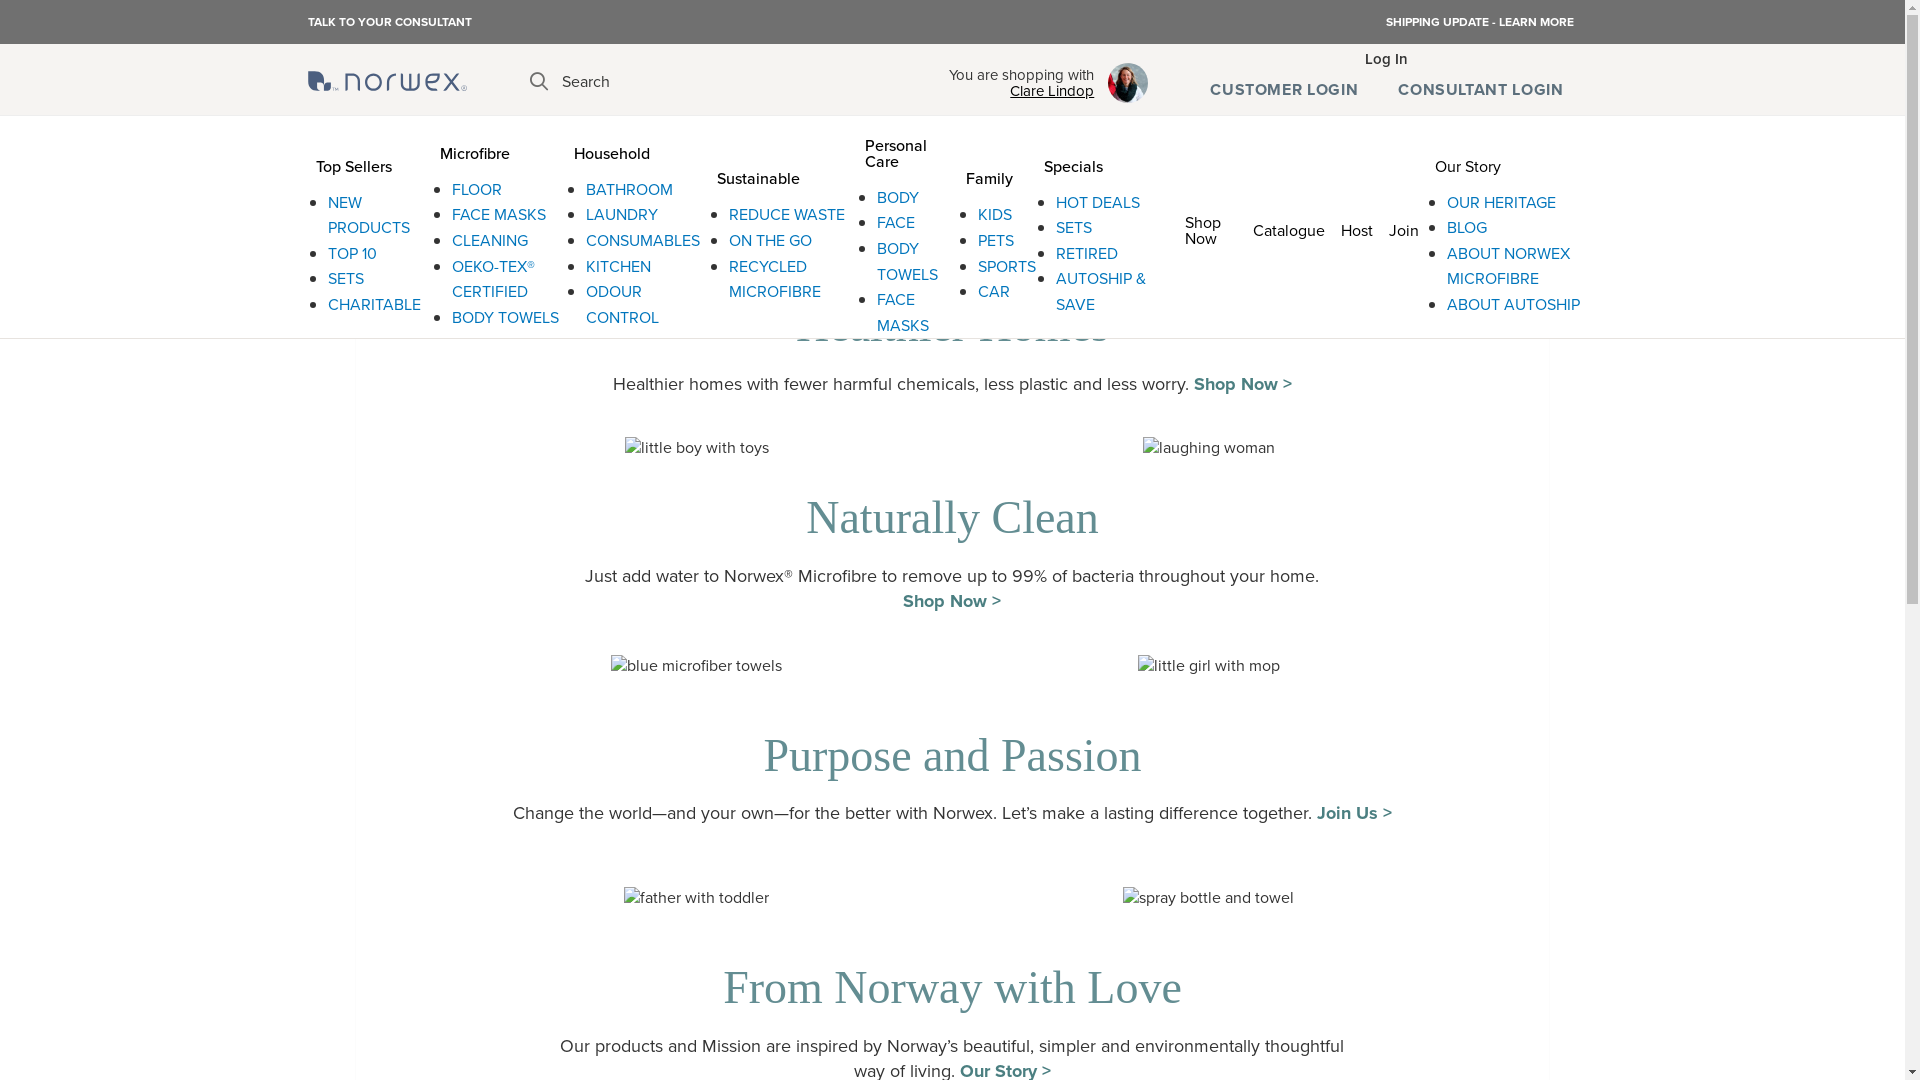  What do you see at coordinates (709, 174) in the screenshot?
I see `'Sustainable'` at bounding box center [709, 174].